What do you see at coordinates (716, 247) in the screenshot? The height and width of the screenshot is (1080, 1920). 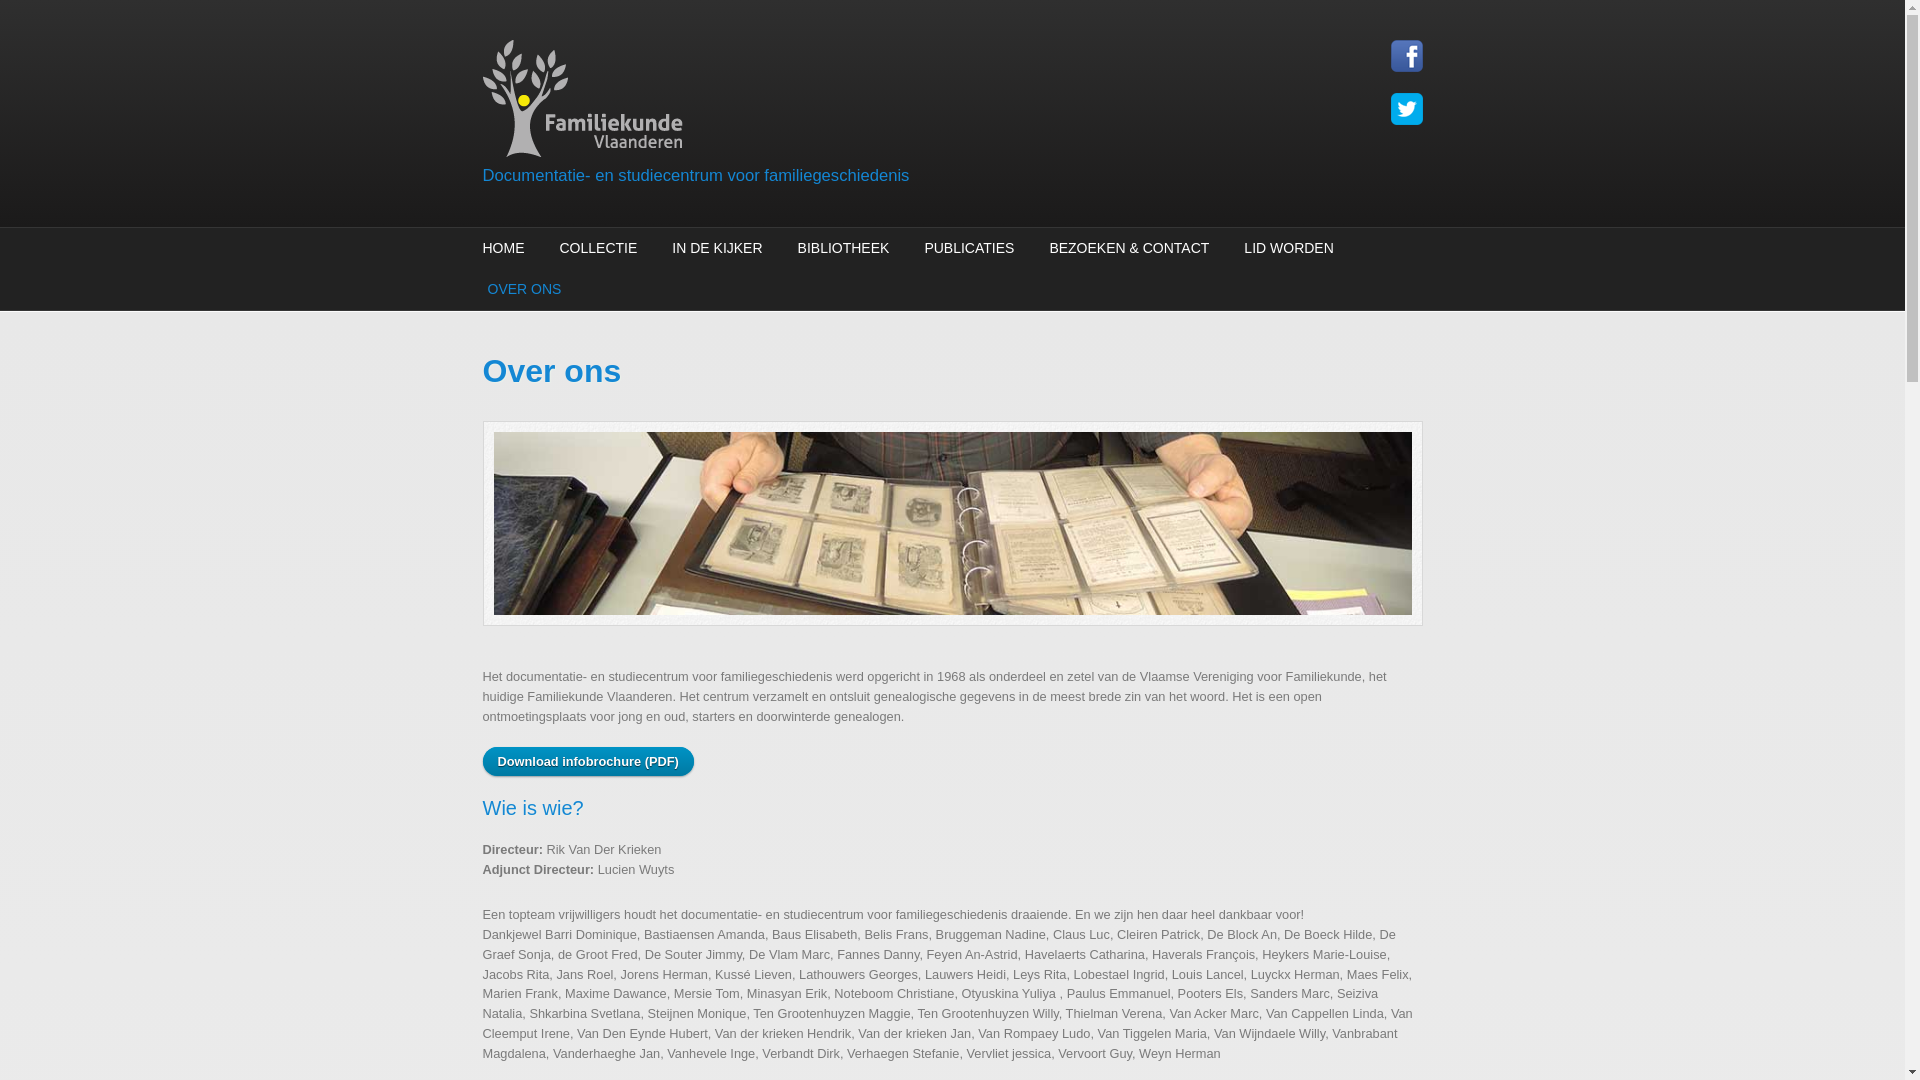 I see `'IN DE KIJKER'` at bounding box center [716, 247].